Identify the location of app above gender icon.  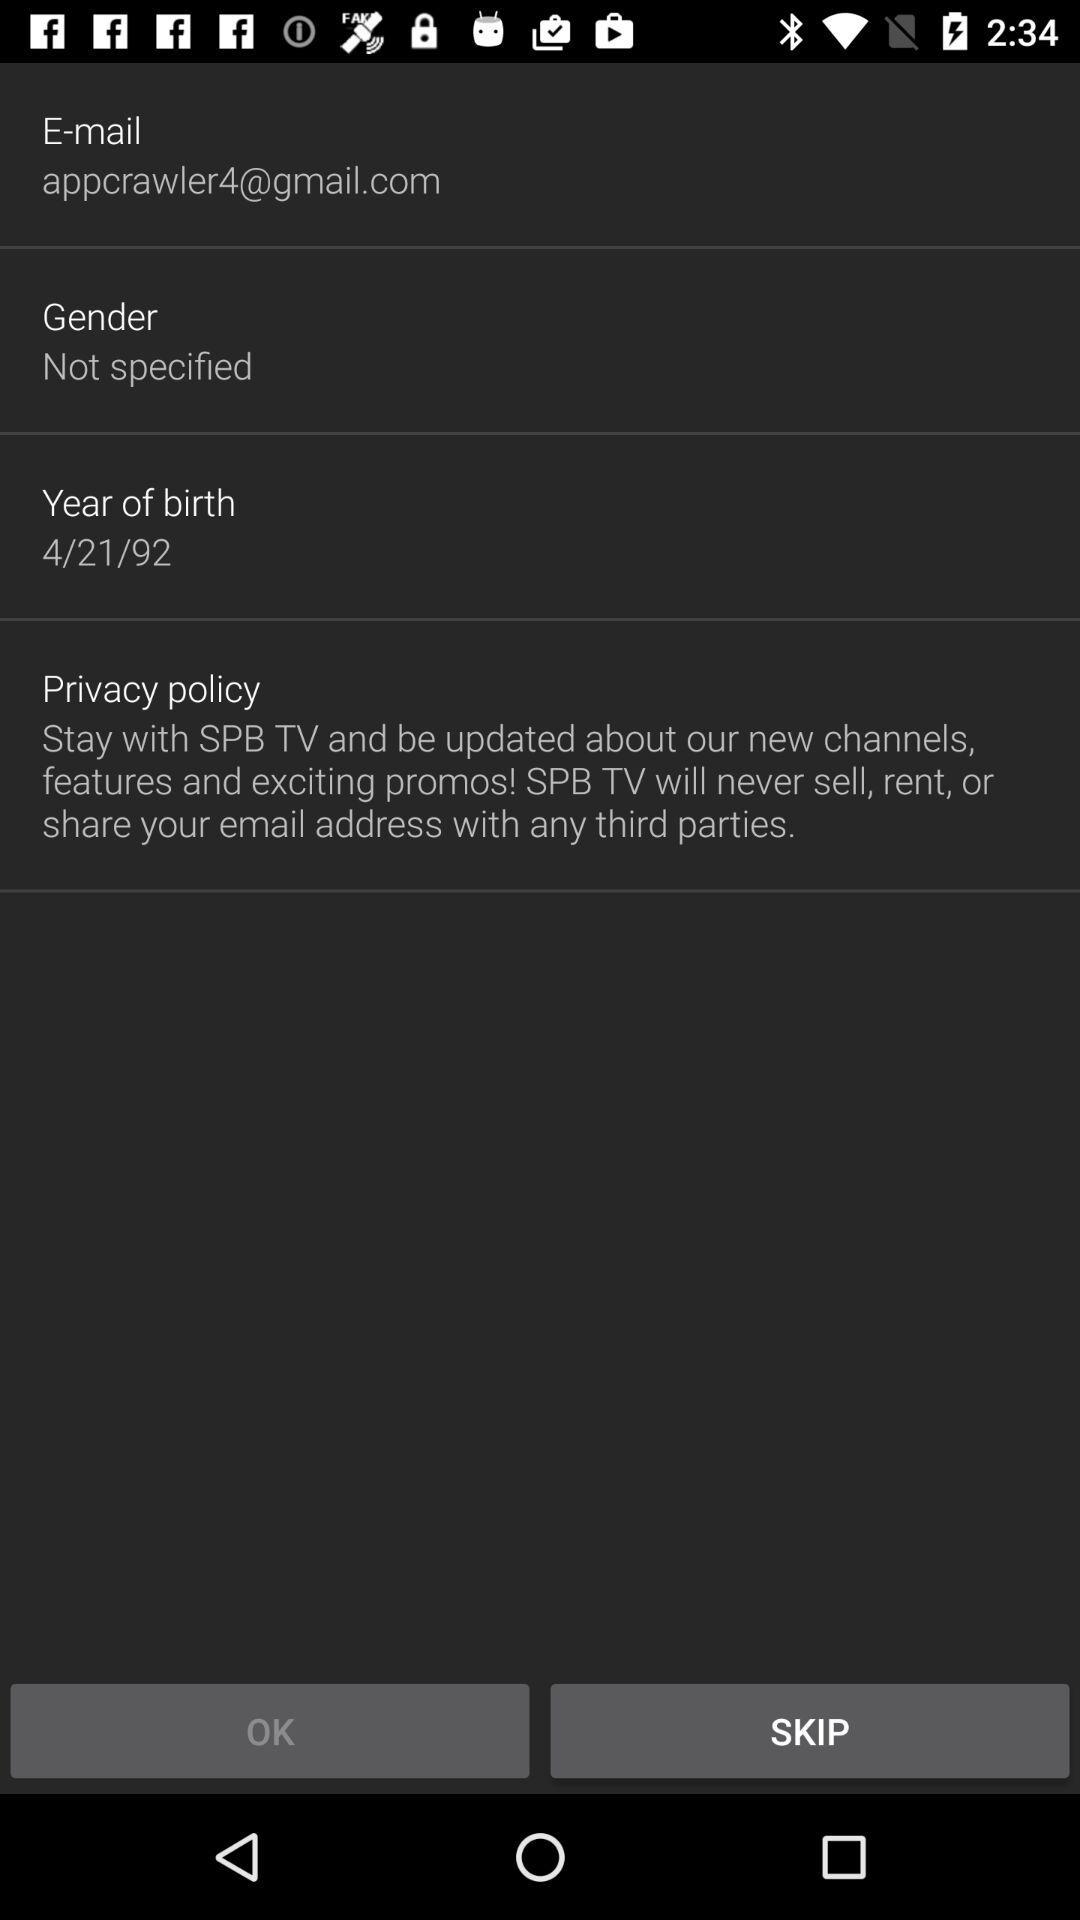
(240, 179).